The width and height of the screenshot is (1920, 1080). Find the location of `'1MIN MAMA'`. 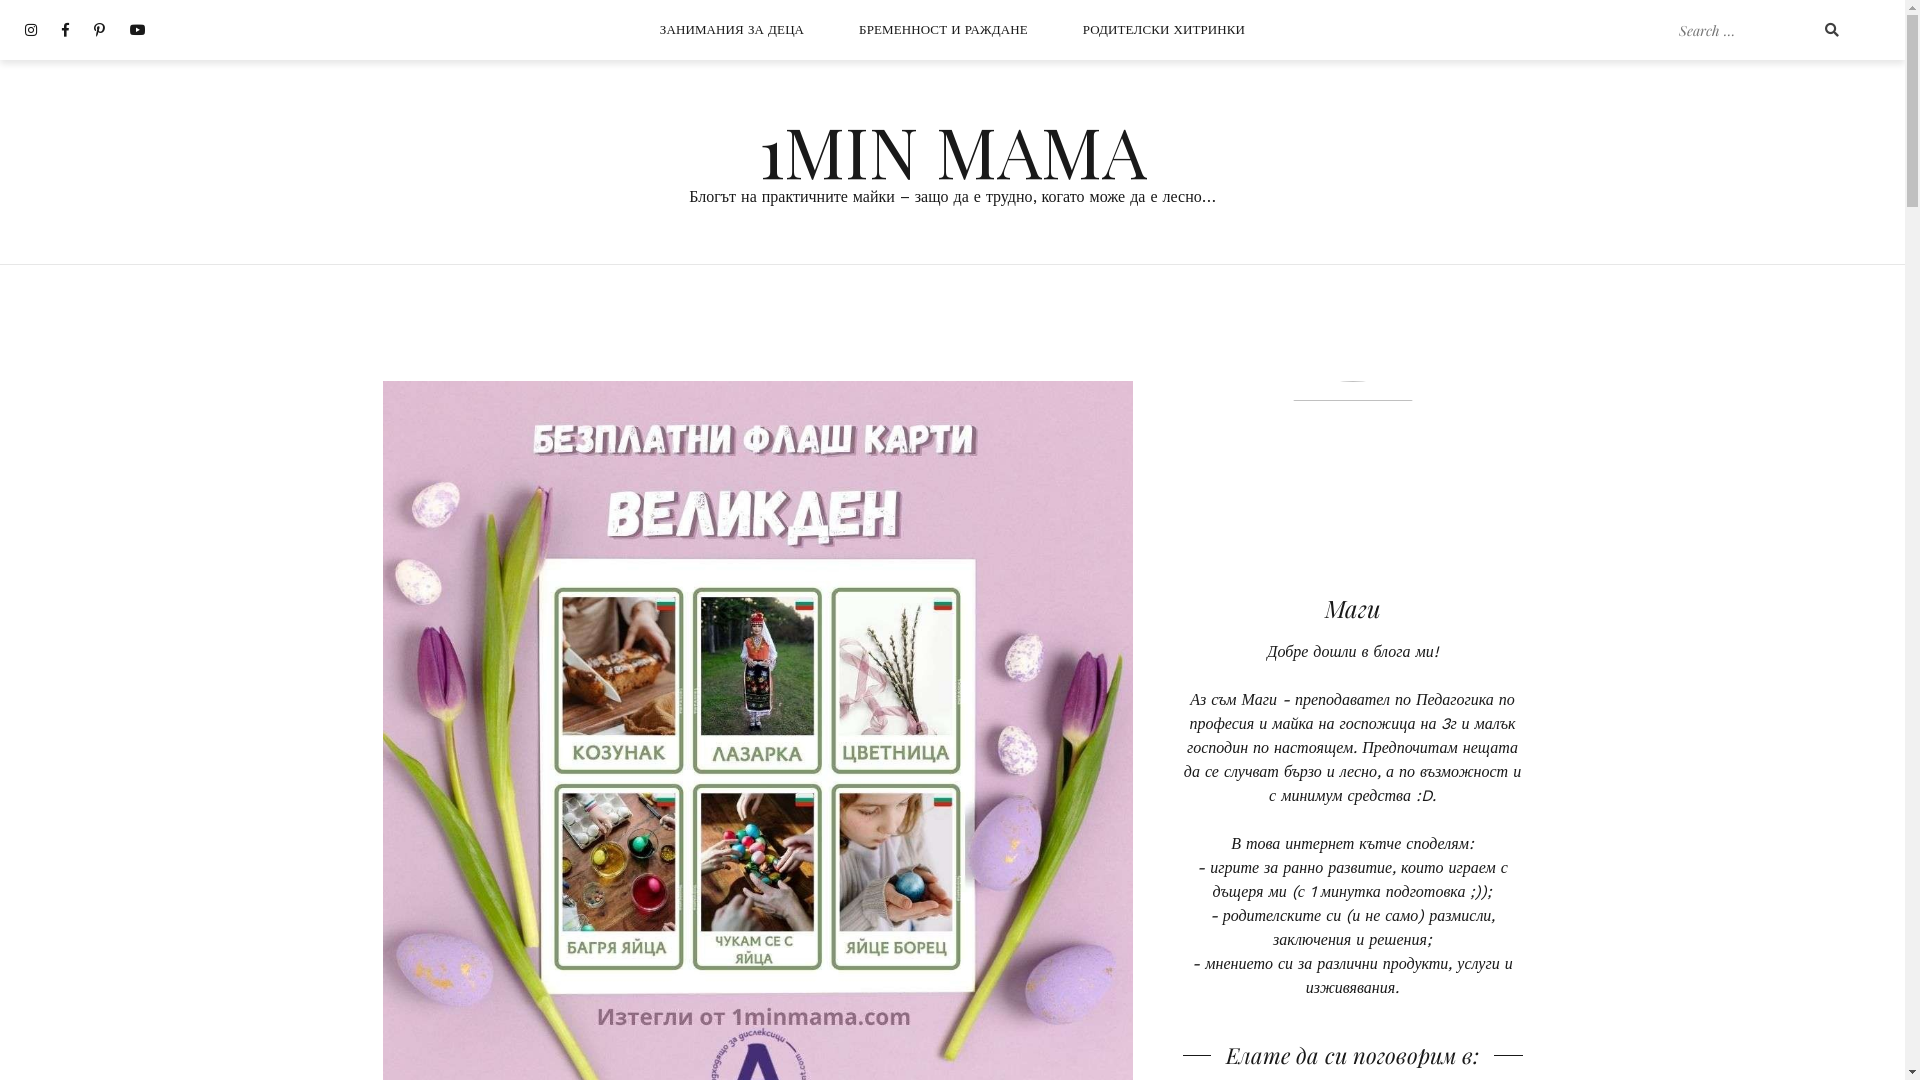

'1MIN MAMA' is located at coordinates (950, 149).